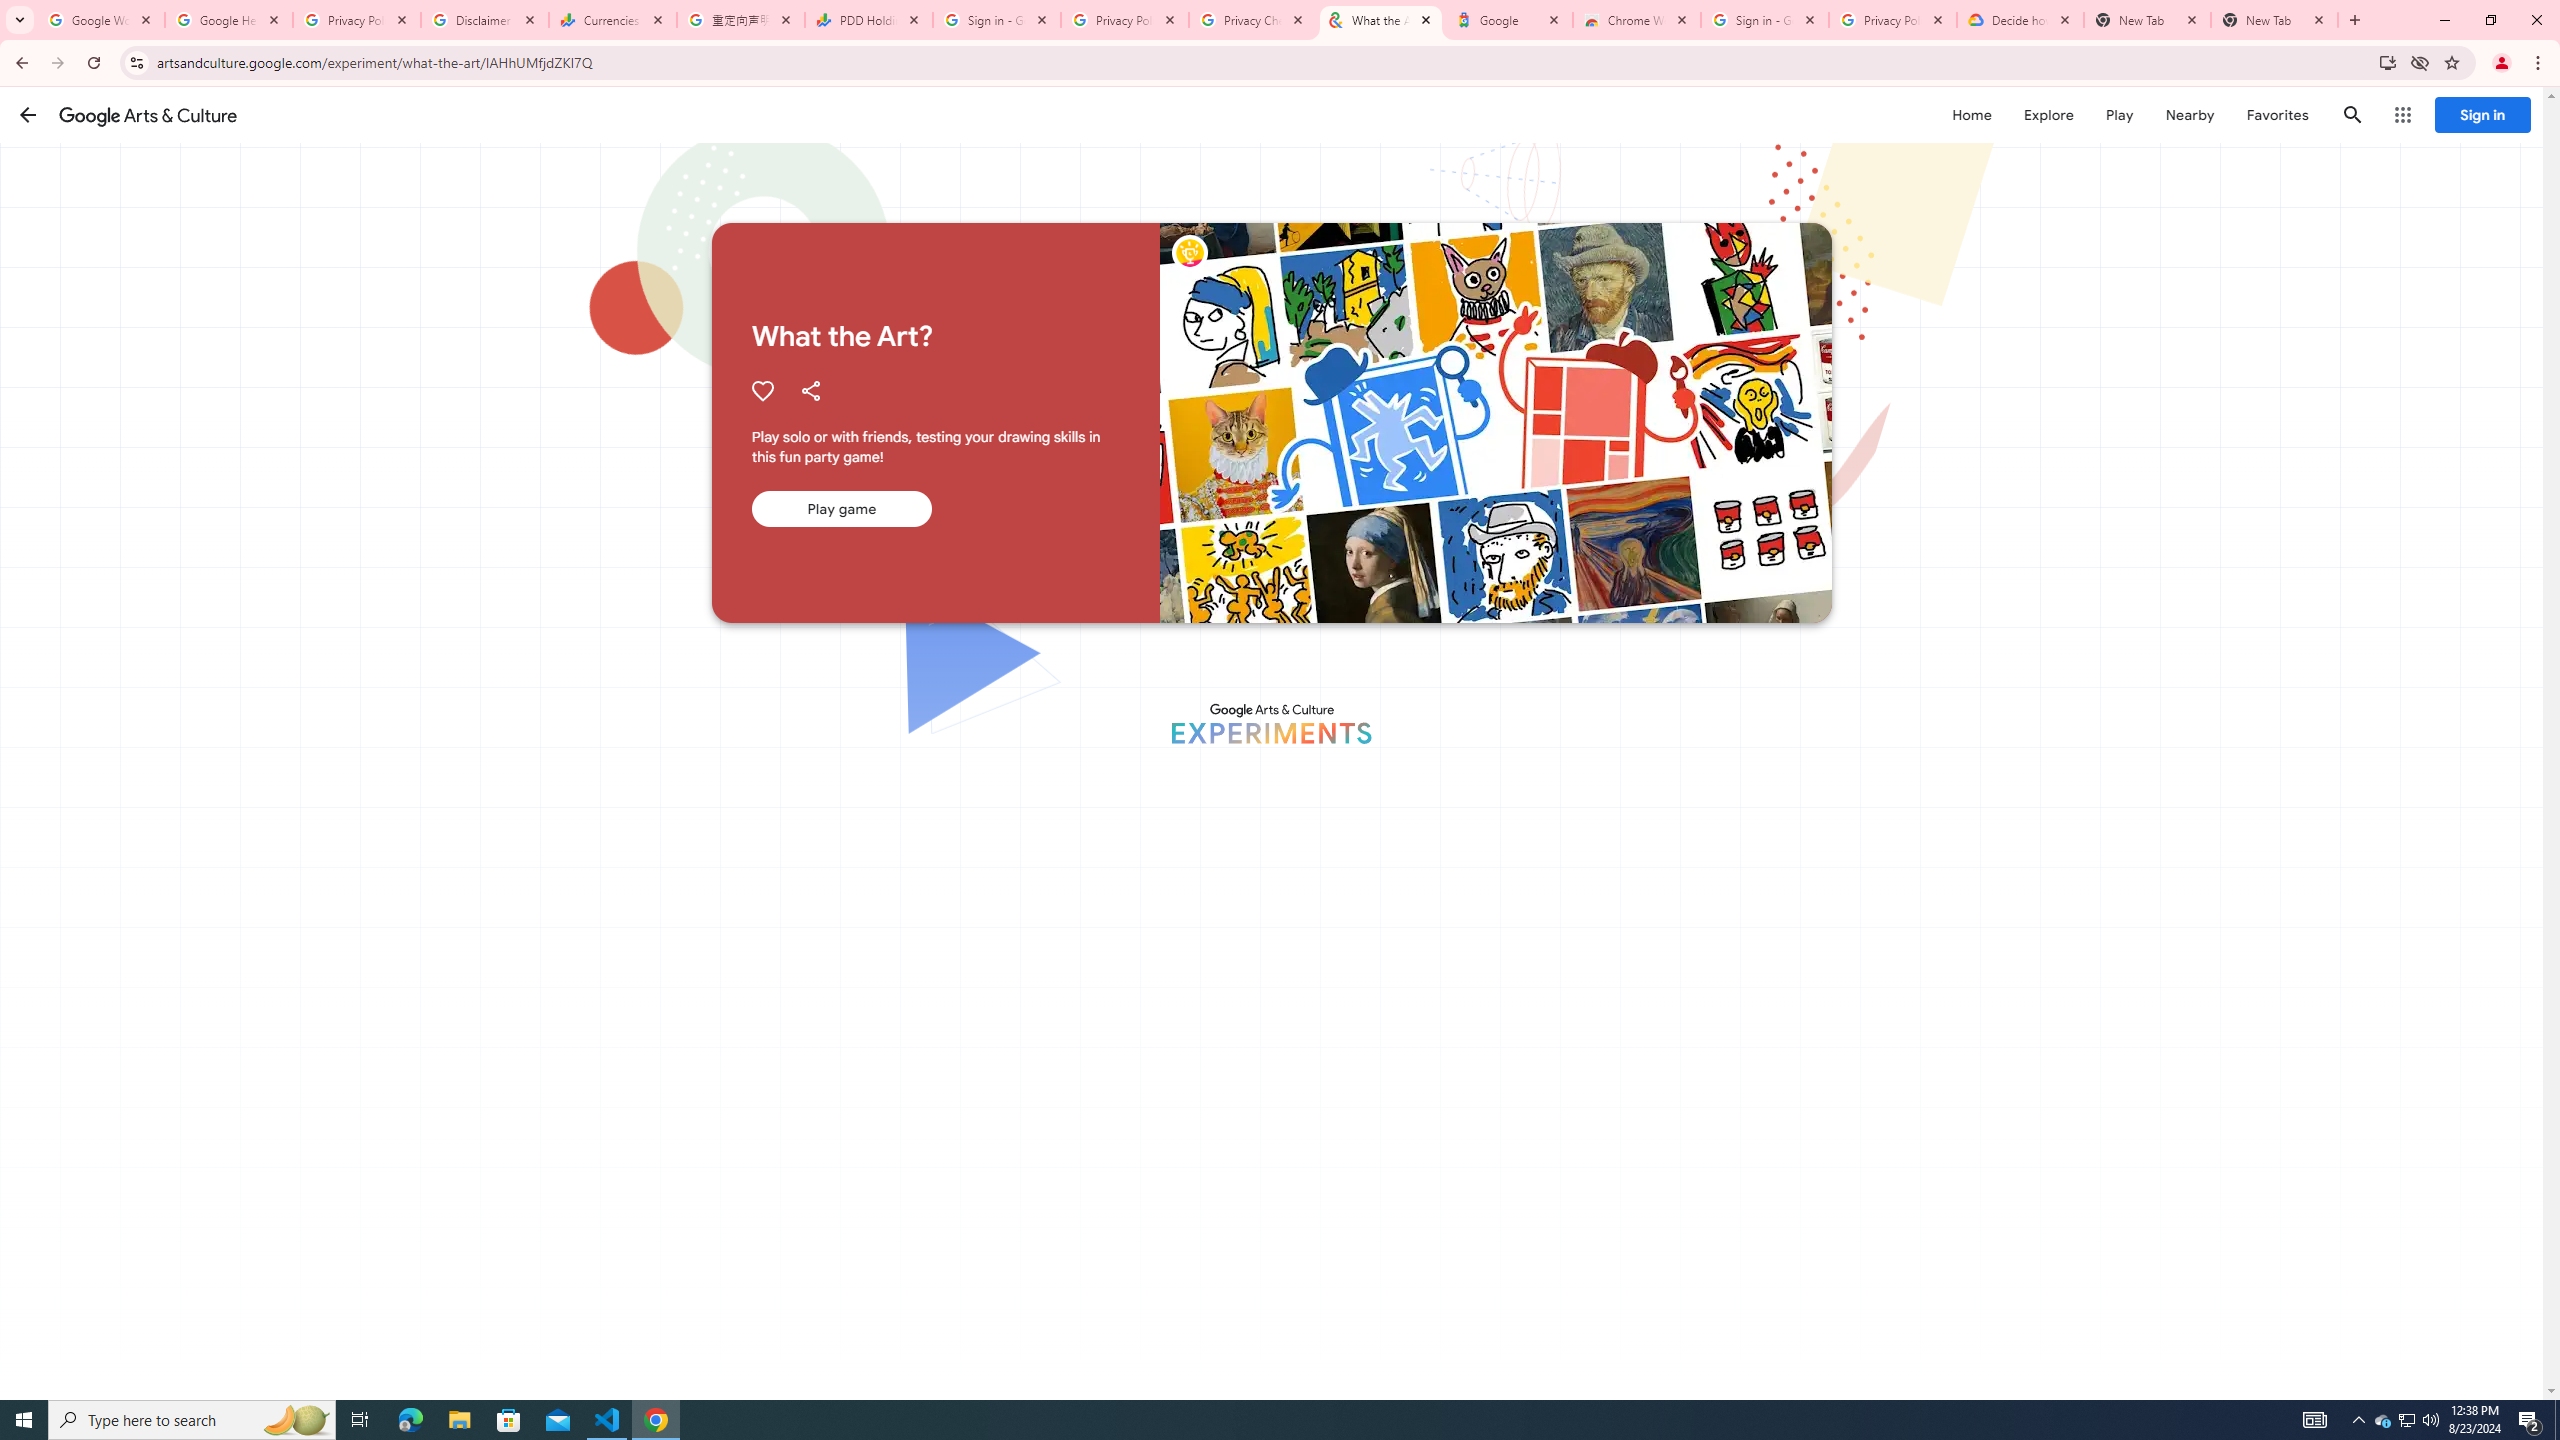  What do you see at coordinates (2119, 114) in the screenshot?
I see `'Play'` at bounding box center [2119, 114].